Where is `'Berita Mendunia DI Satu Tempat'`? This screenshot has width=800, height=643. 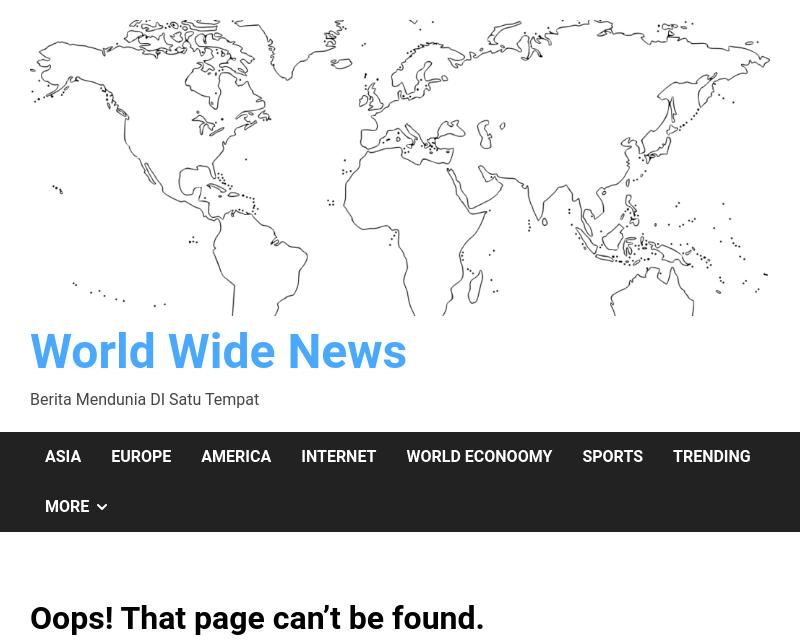
'Berita Mendunia DI Satu Tempat' is located at coordinates (144, 398).